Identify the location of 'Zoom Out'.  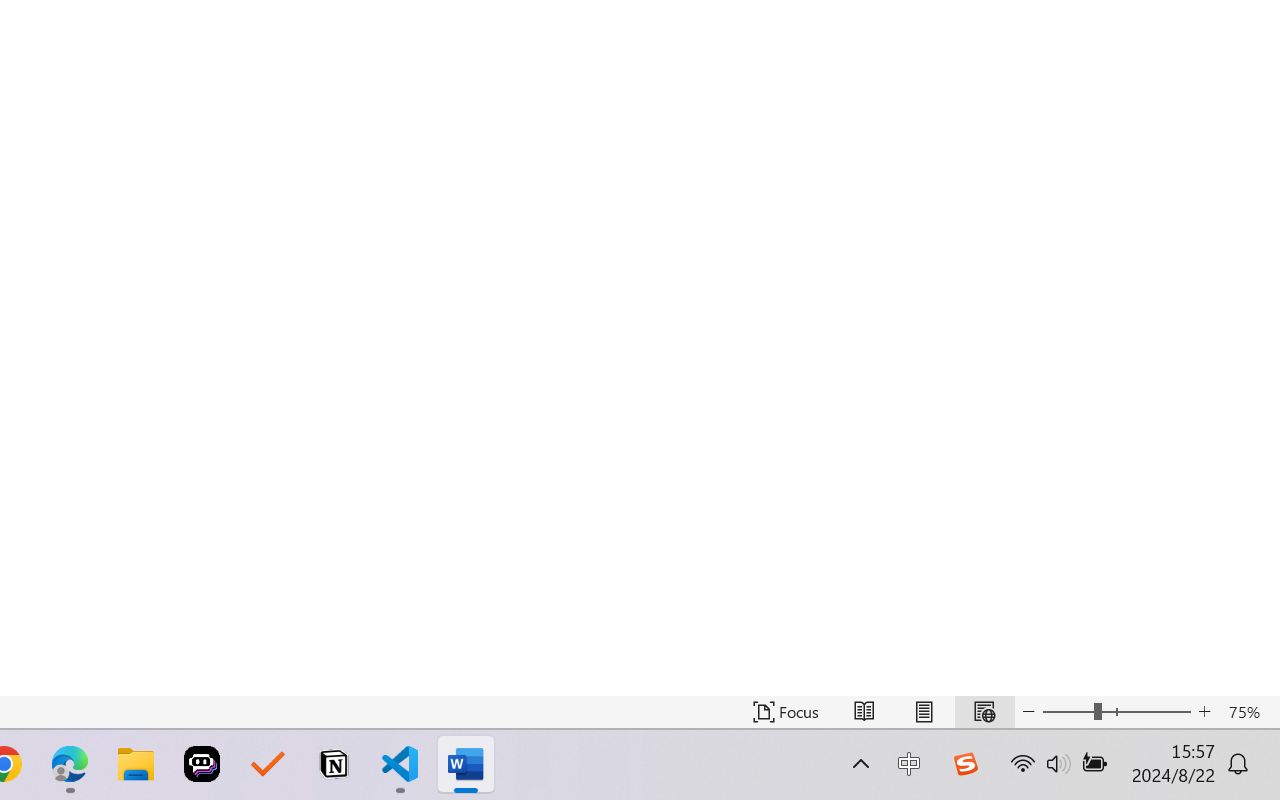
(1067, 711).